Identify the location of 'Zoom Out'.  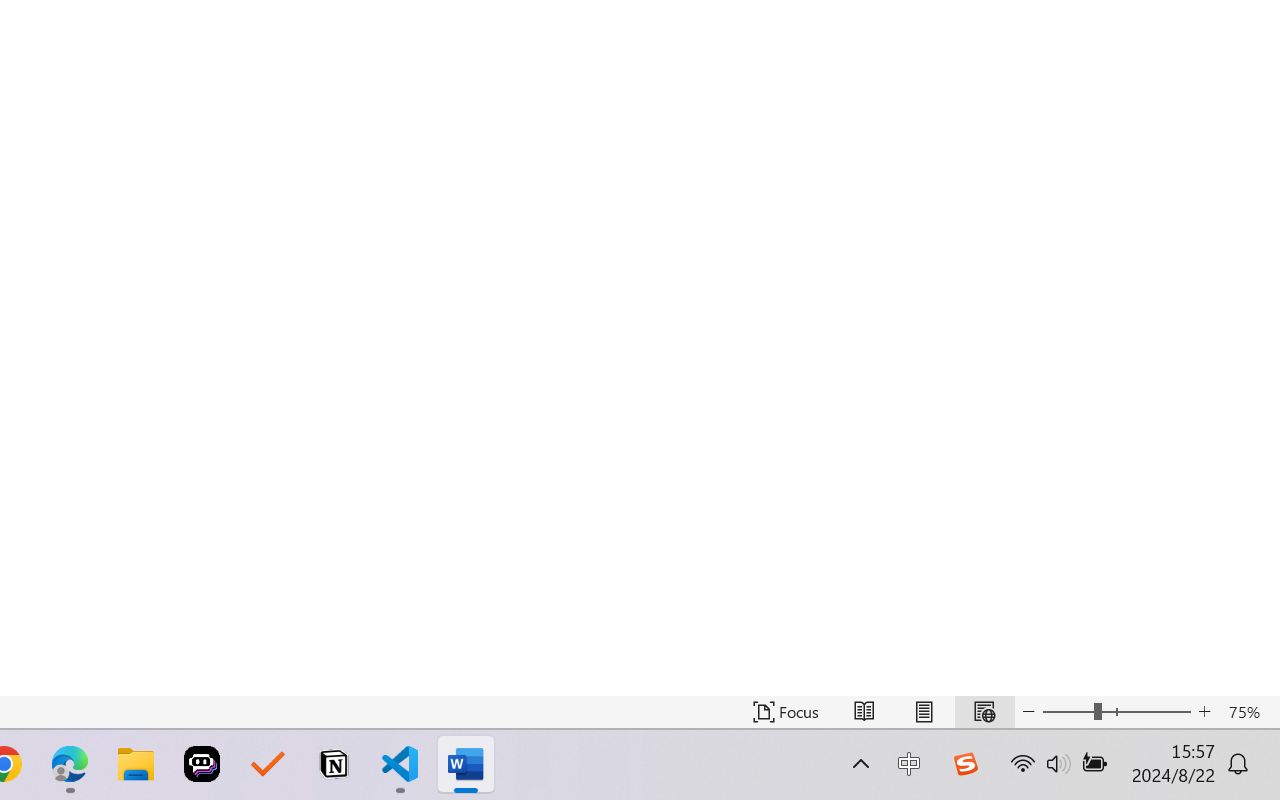
(1067, 711).